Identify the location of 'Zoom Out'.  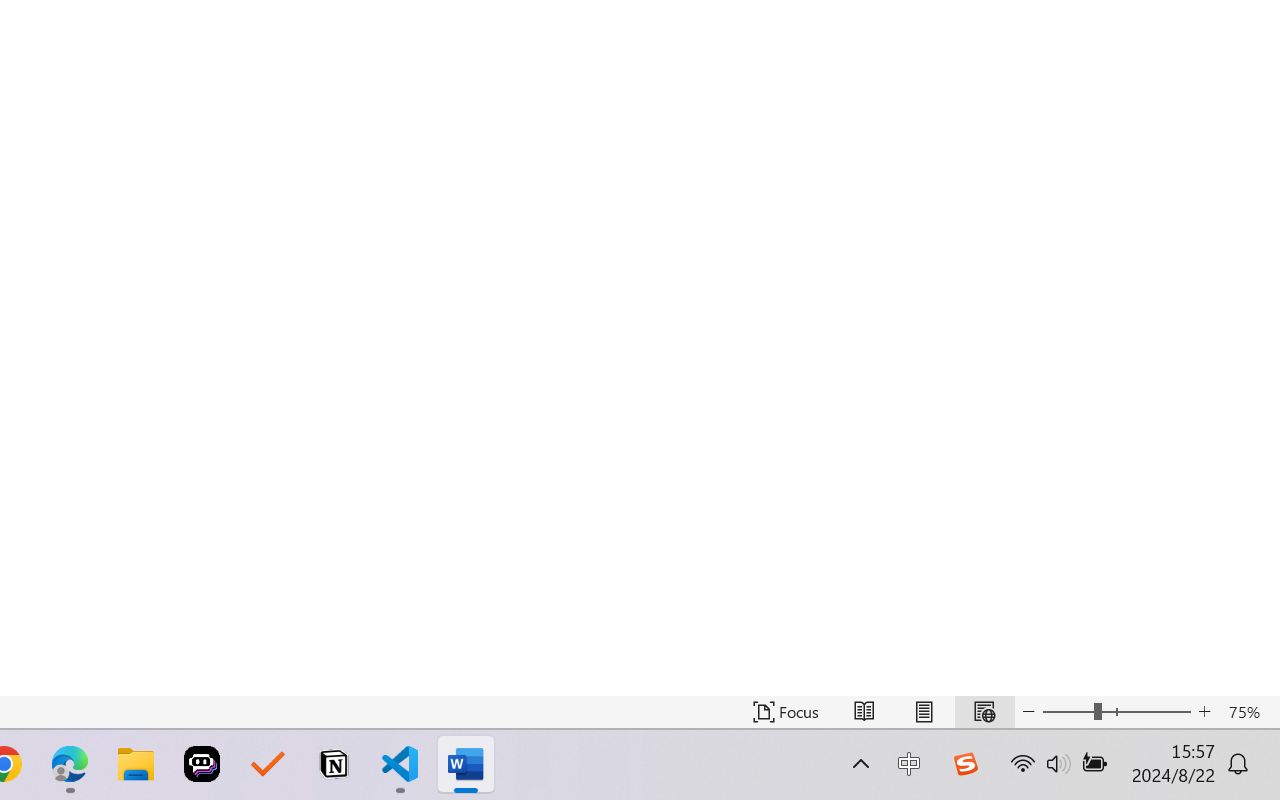
(1067, 711).